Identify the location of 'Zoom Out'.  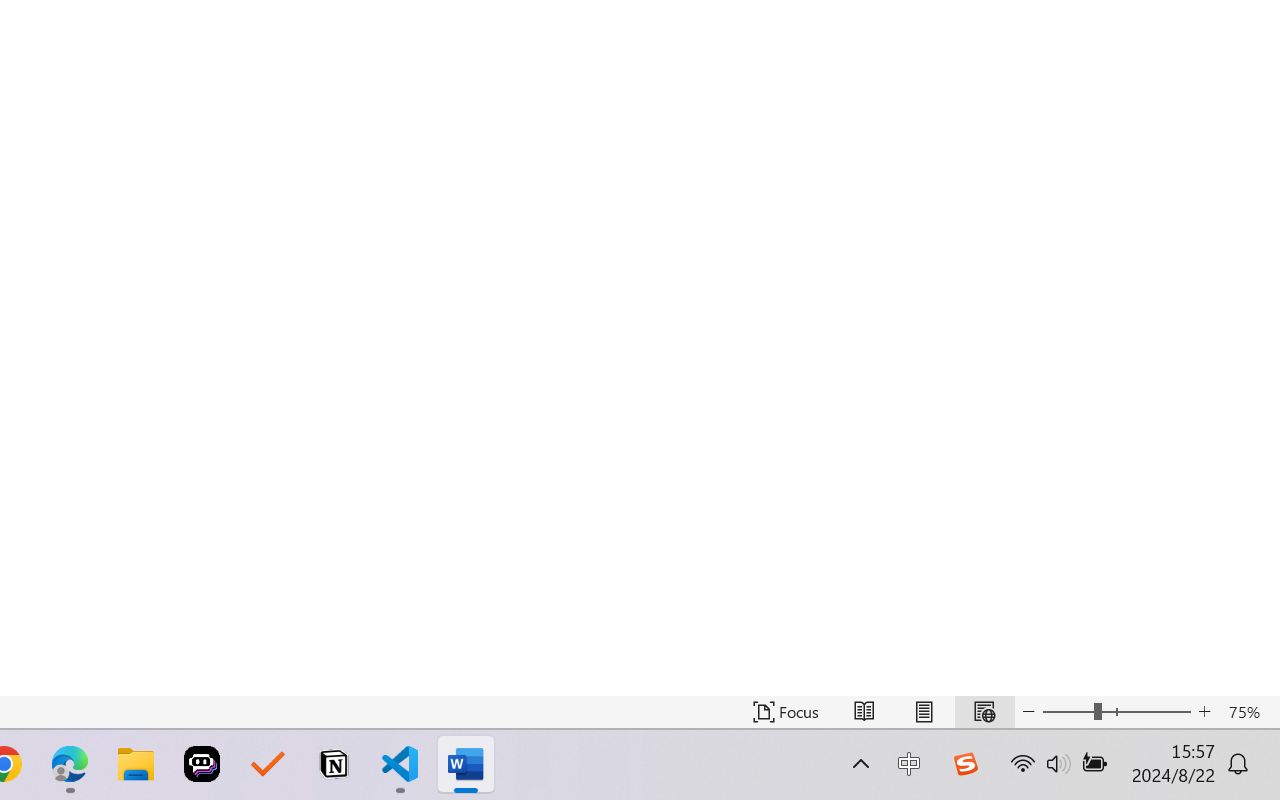
(1067, 711).